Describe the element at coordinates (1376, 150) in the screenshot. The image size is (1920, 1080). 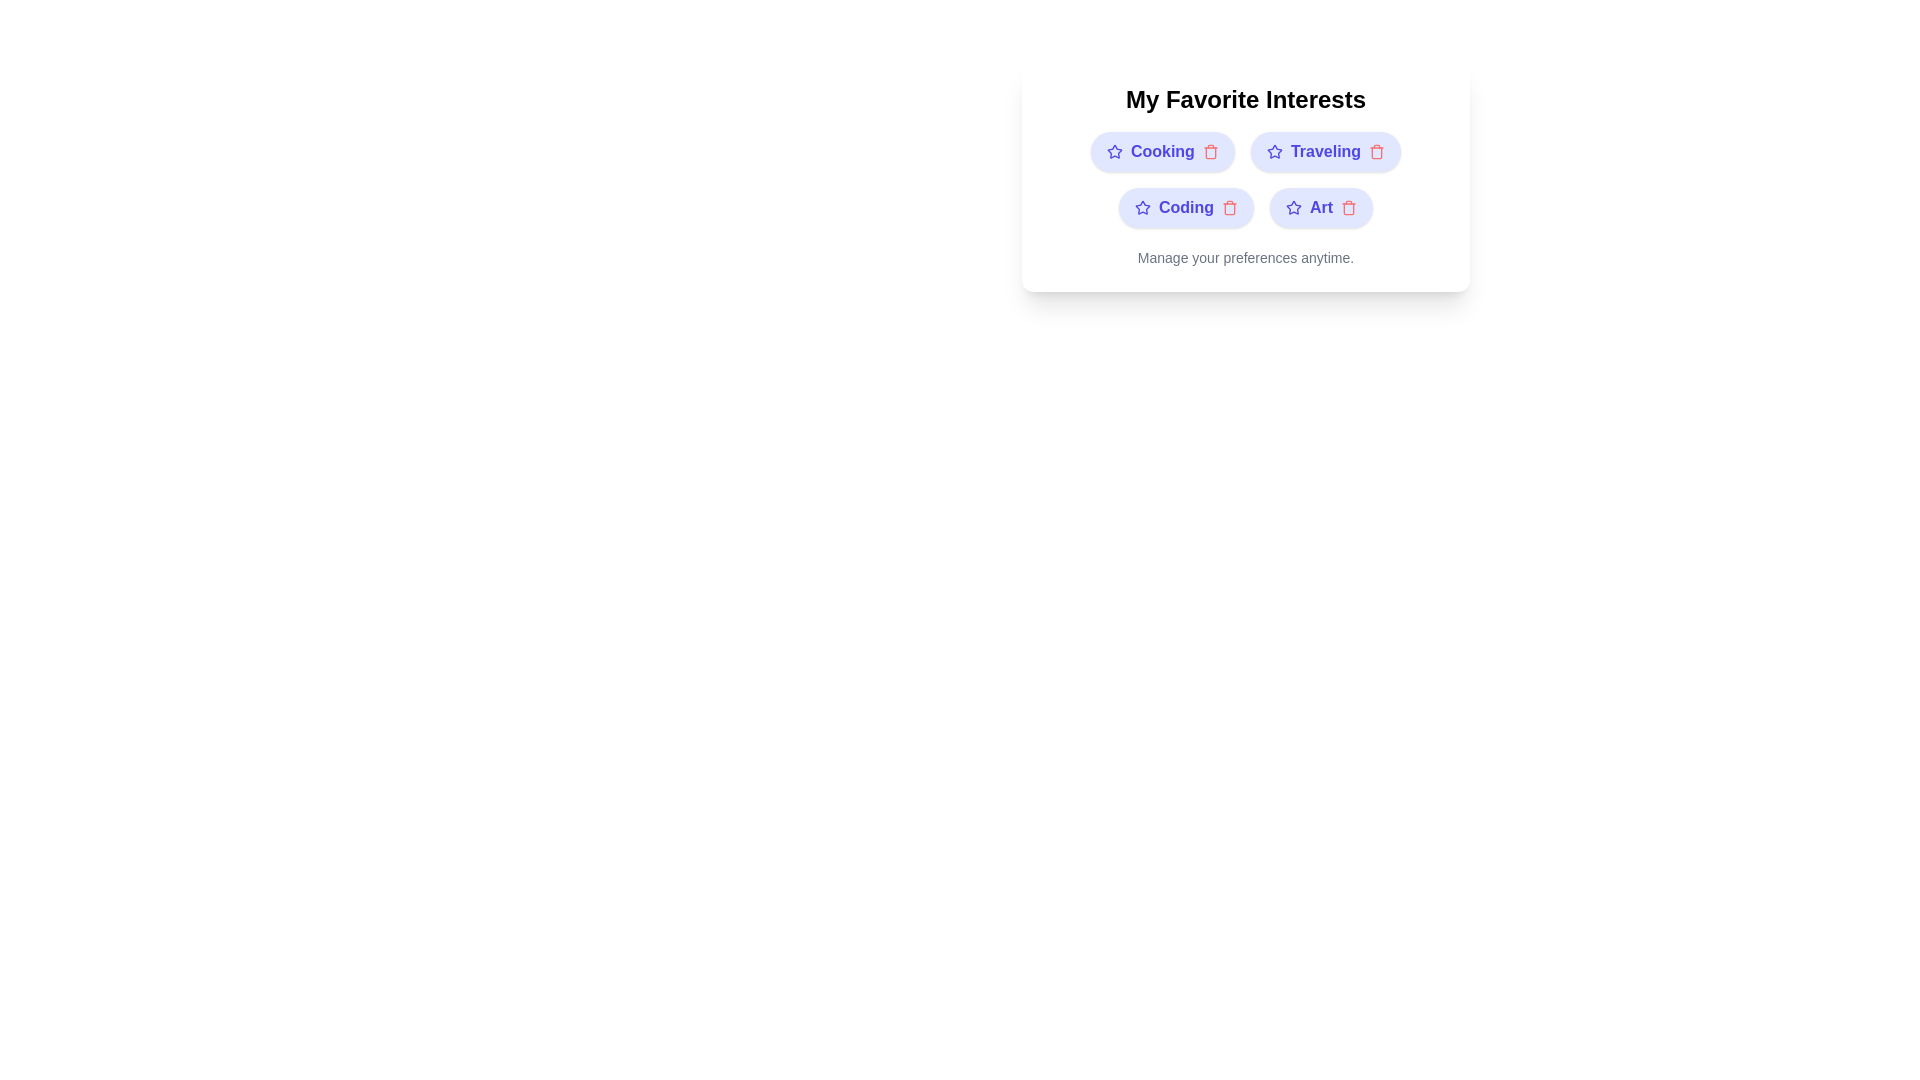
I see `delete button next to the interest Traveling to remove it` at that location.